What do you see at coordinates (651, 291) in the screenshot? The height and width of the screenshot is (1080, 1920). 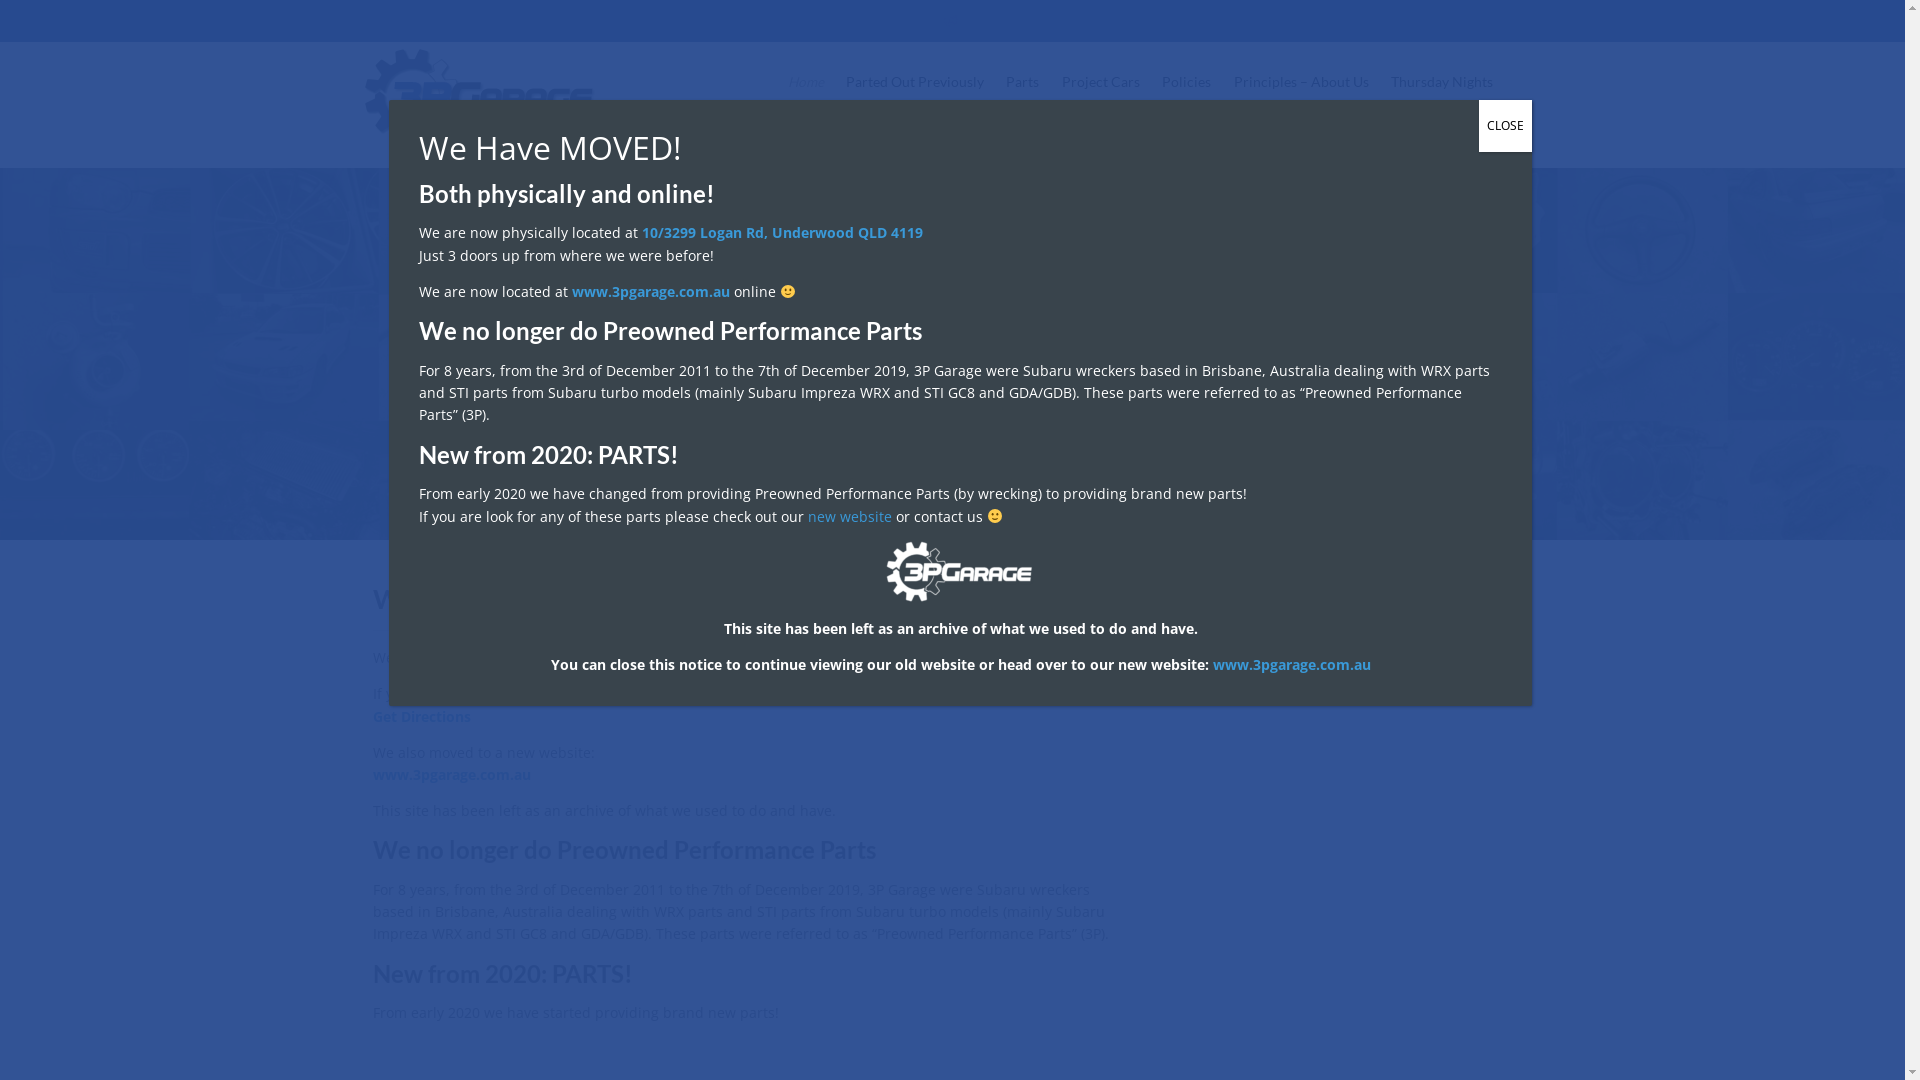 I see `'www.3pgarage.com.au'` at bounding box center [651, 291].